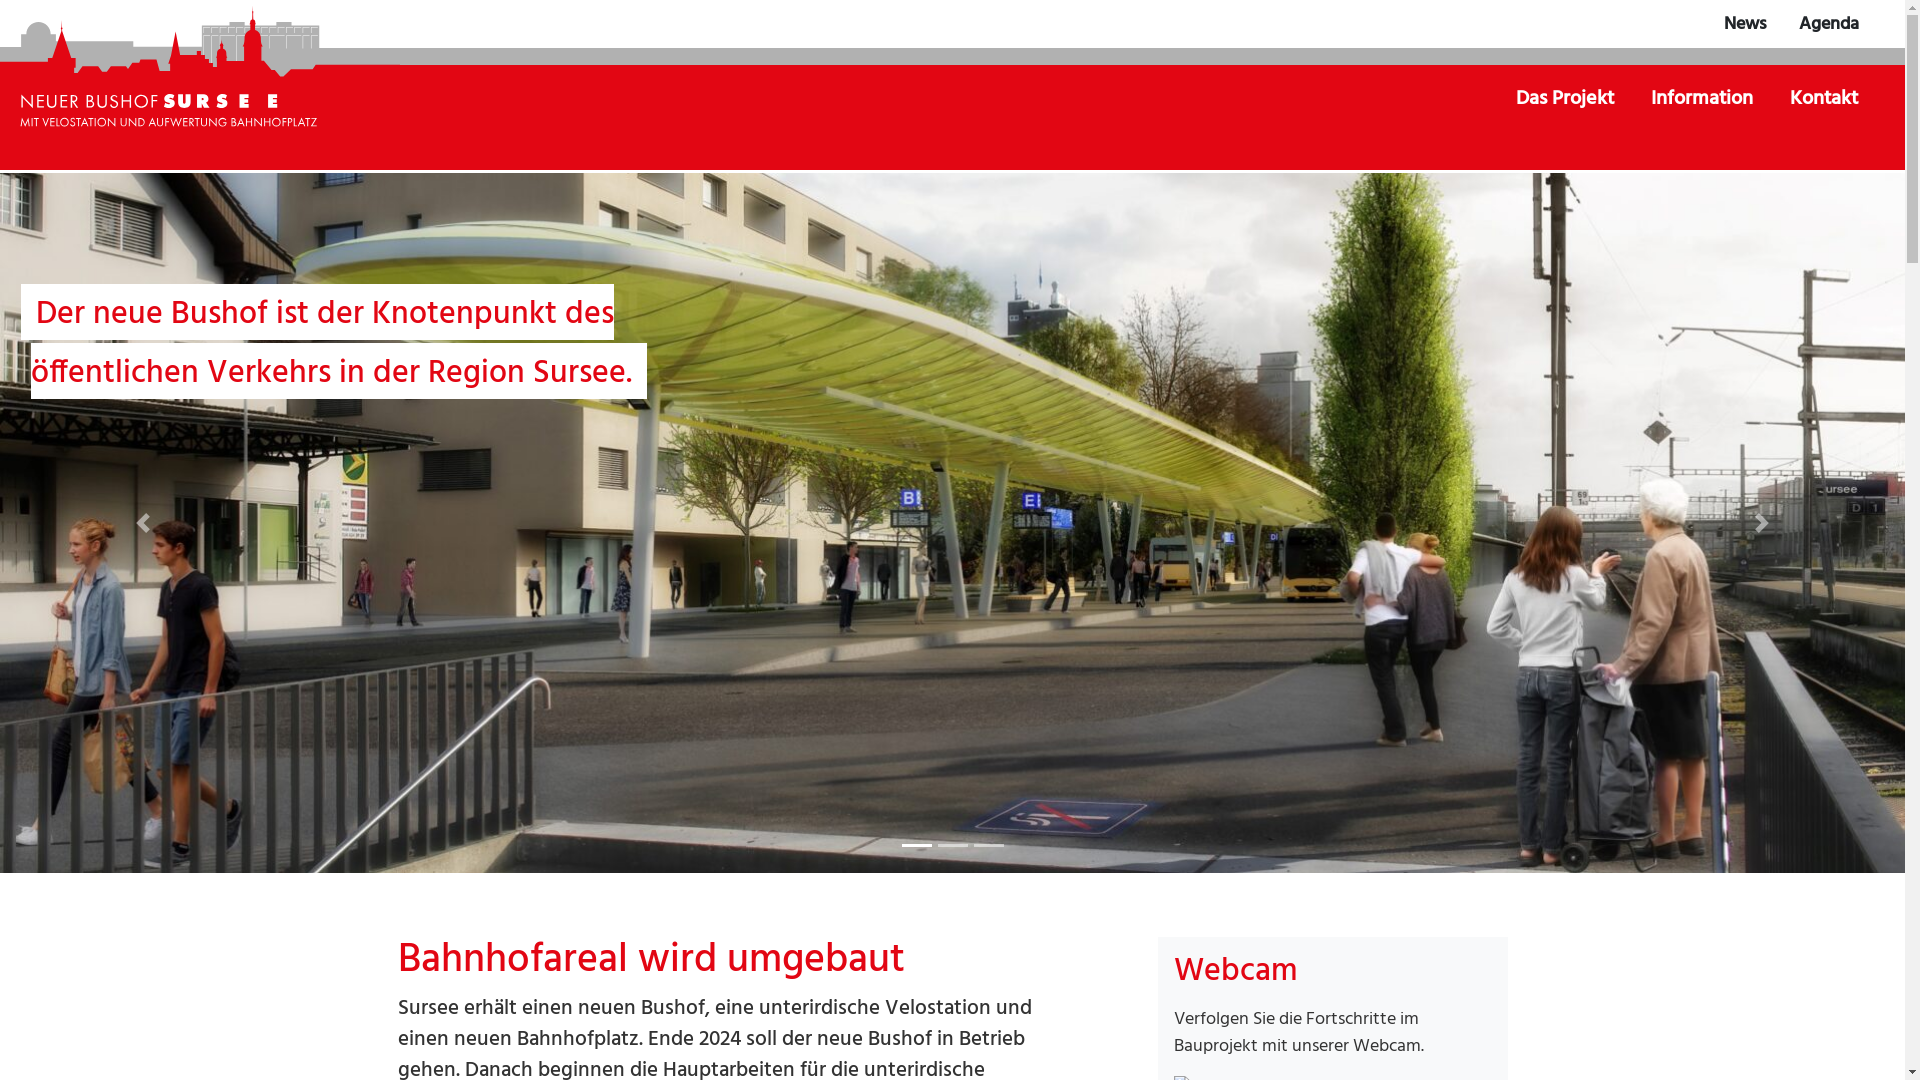 Image resolution: width=1920 pixels, height=1080 pixels. Describe the element at coordinates (1824, 99) in the screenshot. I see `'Kontakt'` at that location.